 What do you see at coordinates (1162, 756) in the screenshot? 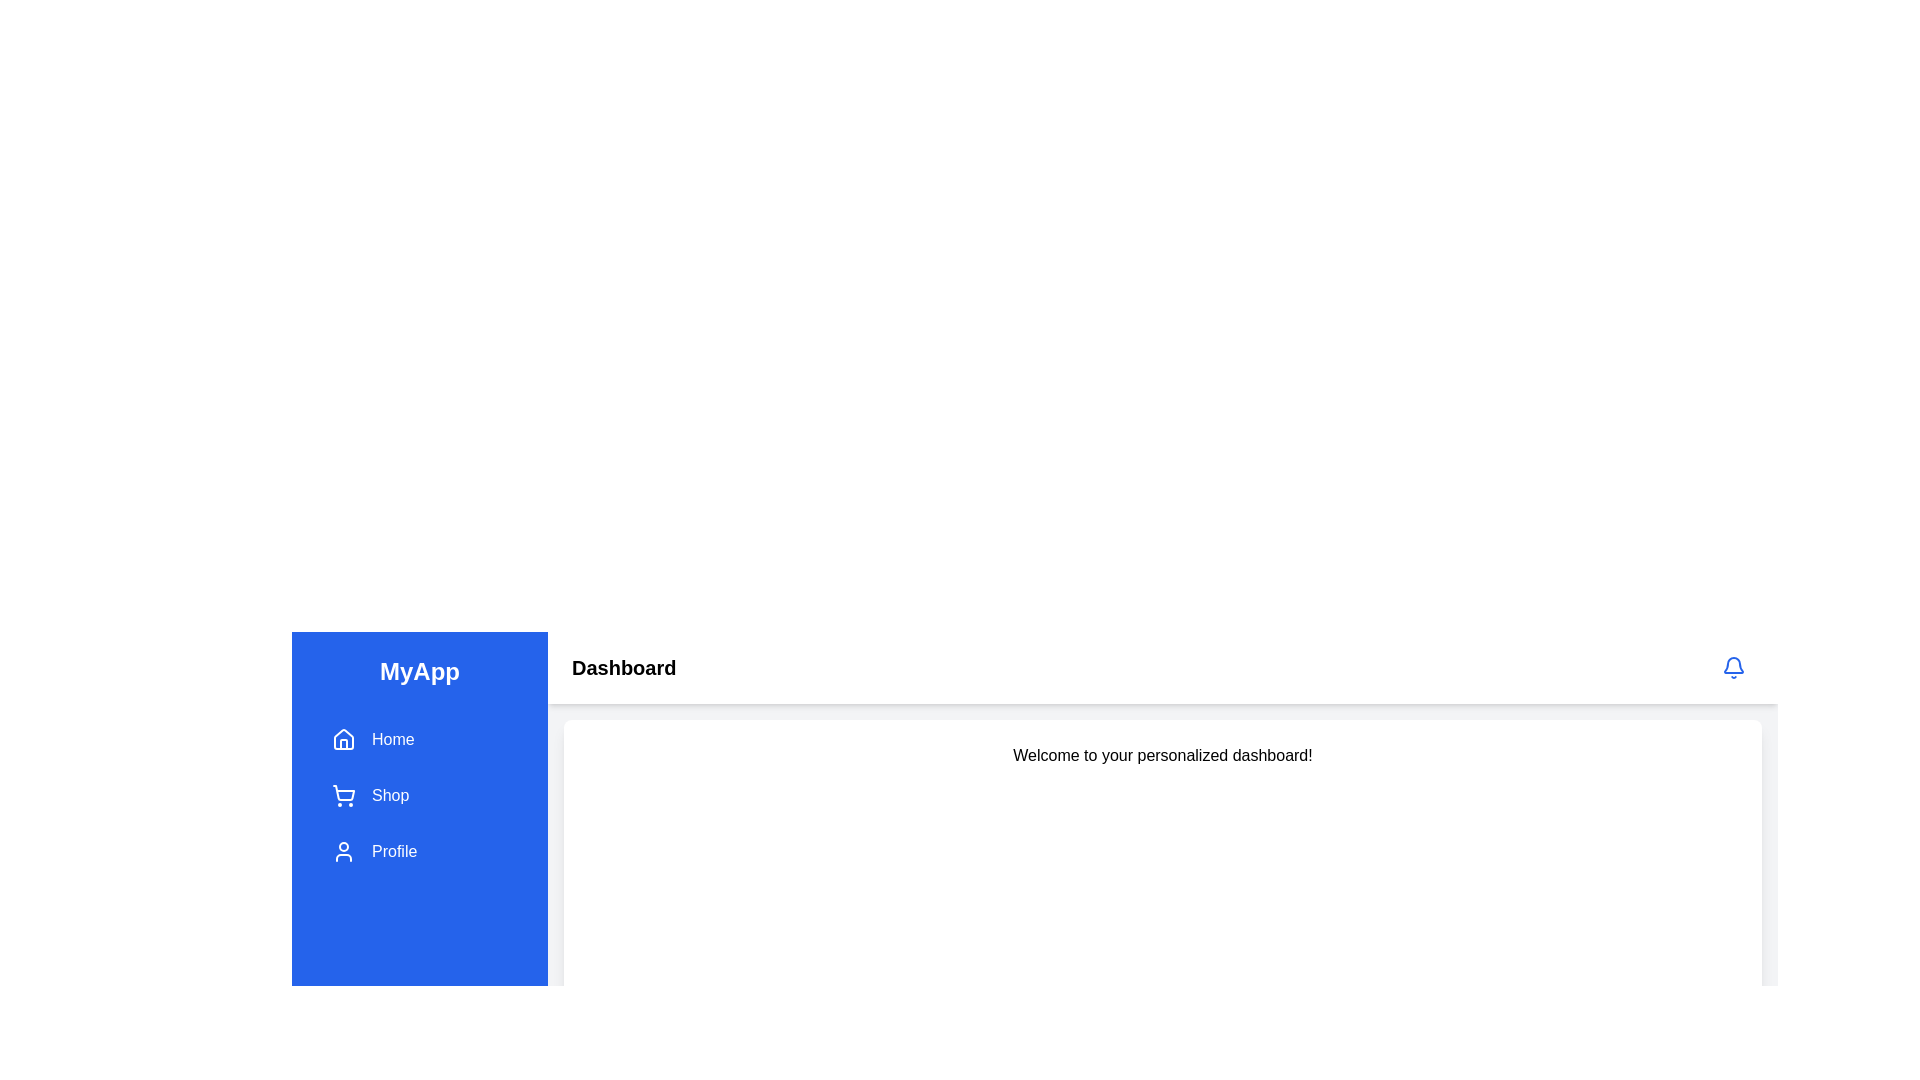
I see `welcoming message displayed at the top of the central white card on the dashboard` at bounding box center [1162, 756].